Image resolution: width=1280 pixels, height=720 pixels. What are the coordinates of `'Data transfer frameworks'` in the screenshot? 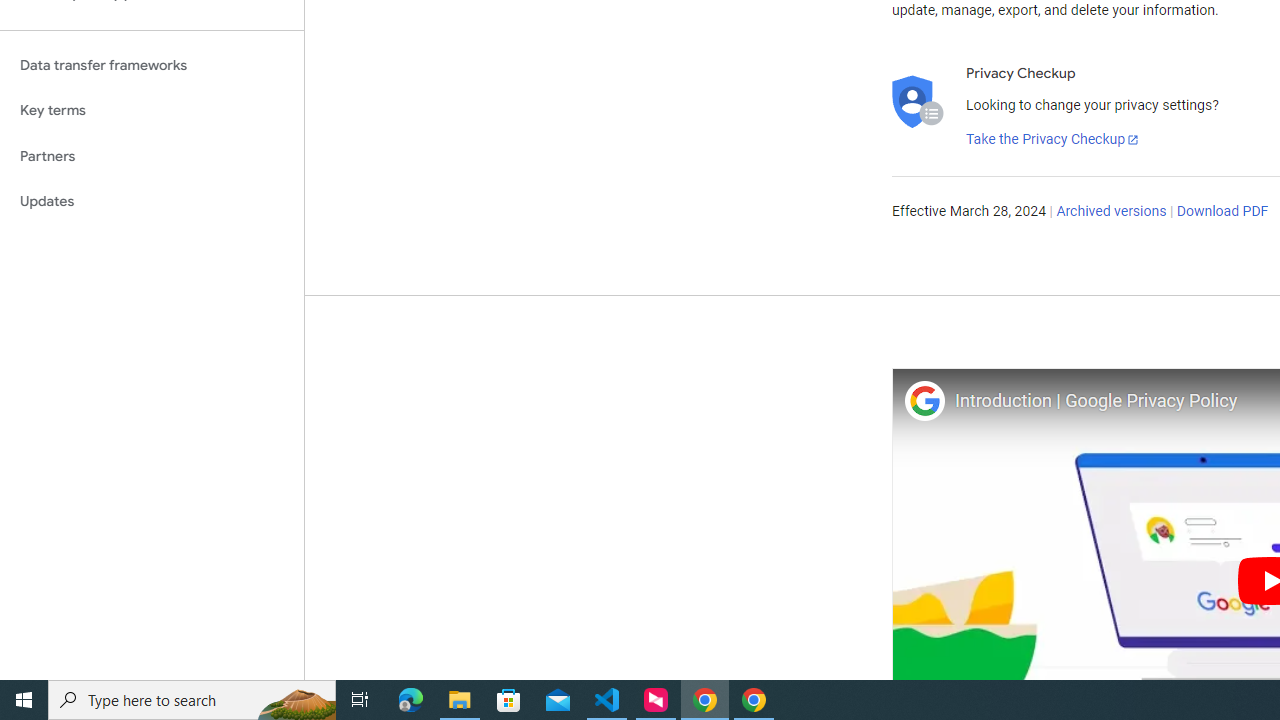 It's located at (151, 64).